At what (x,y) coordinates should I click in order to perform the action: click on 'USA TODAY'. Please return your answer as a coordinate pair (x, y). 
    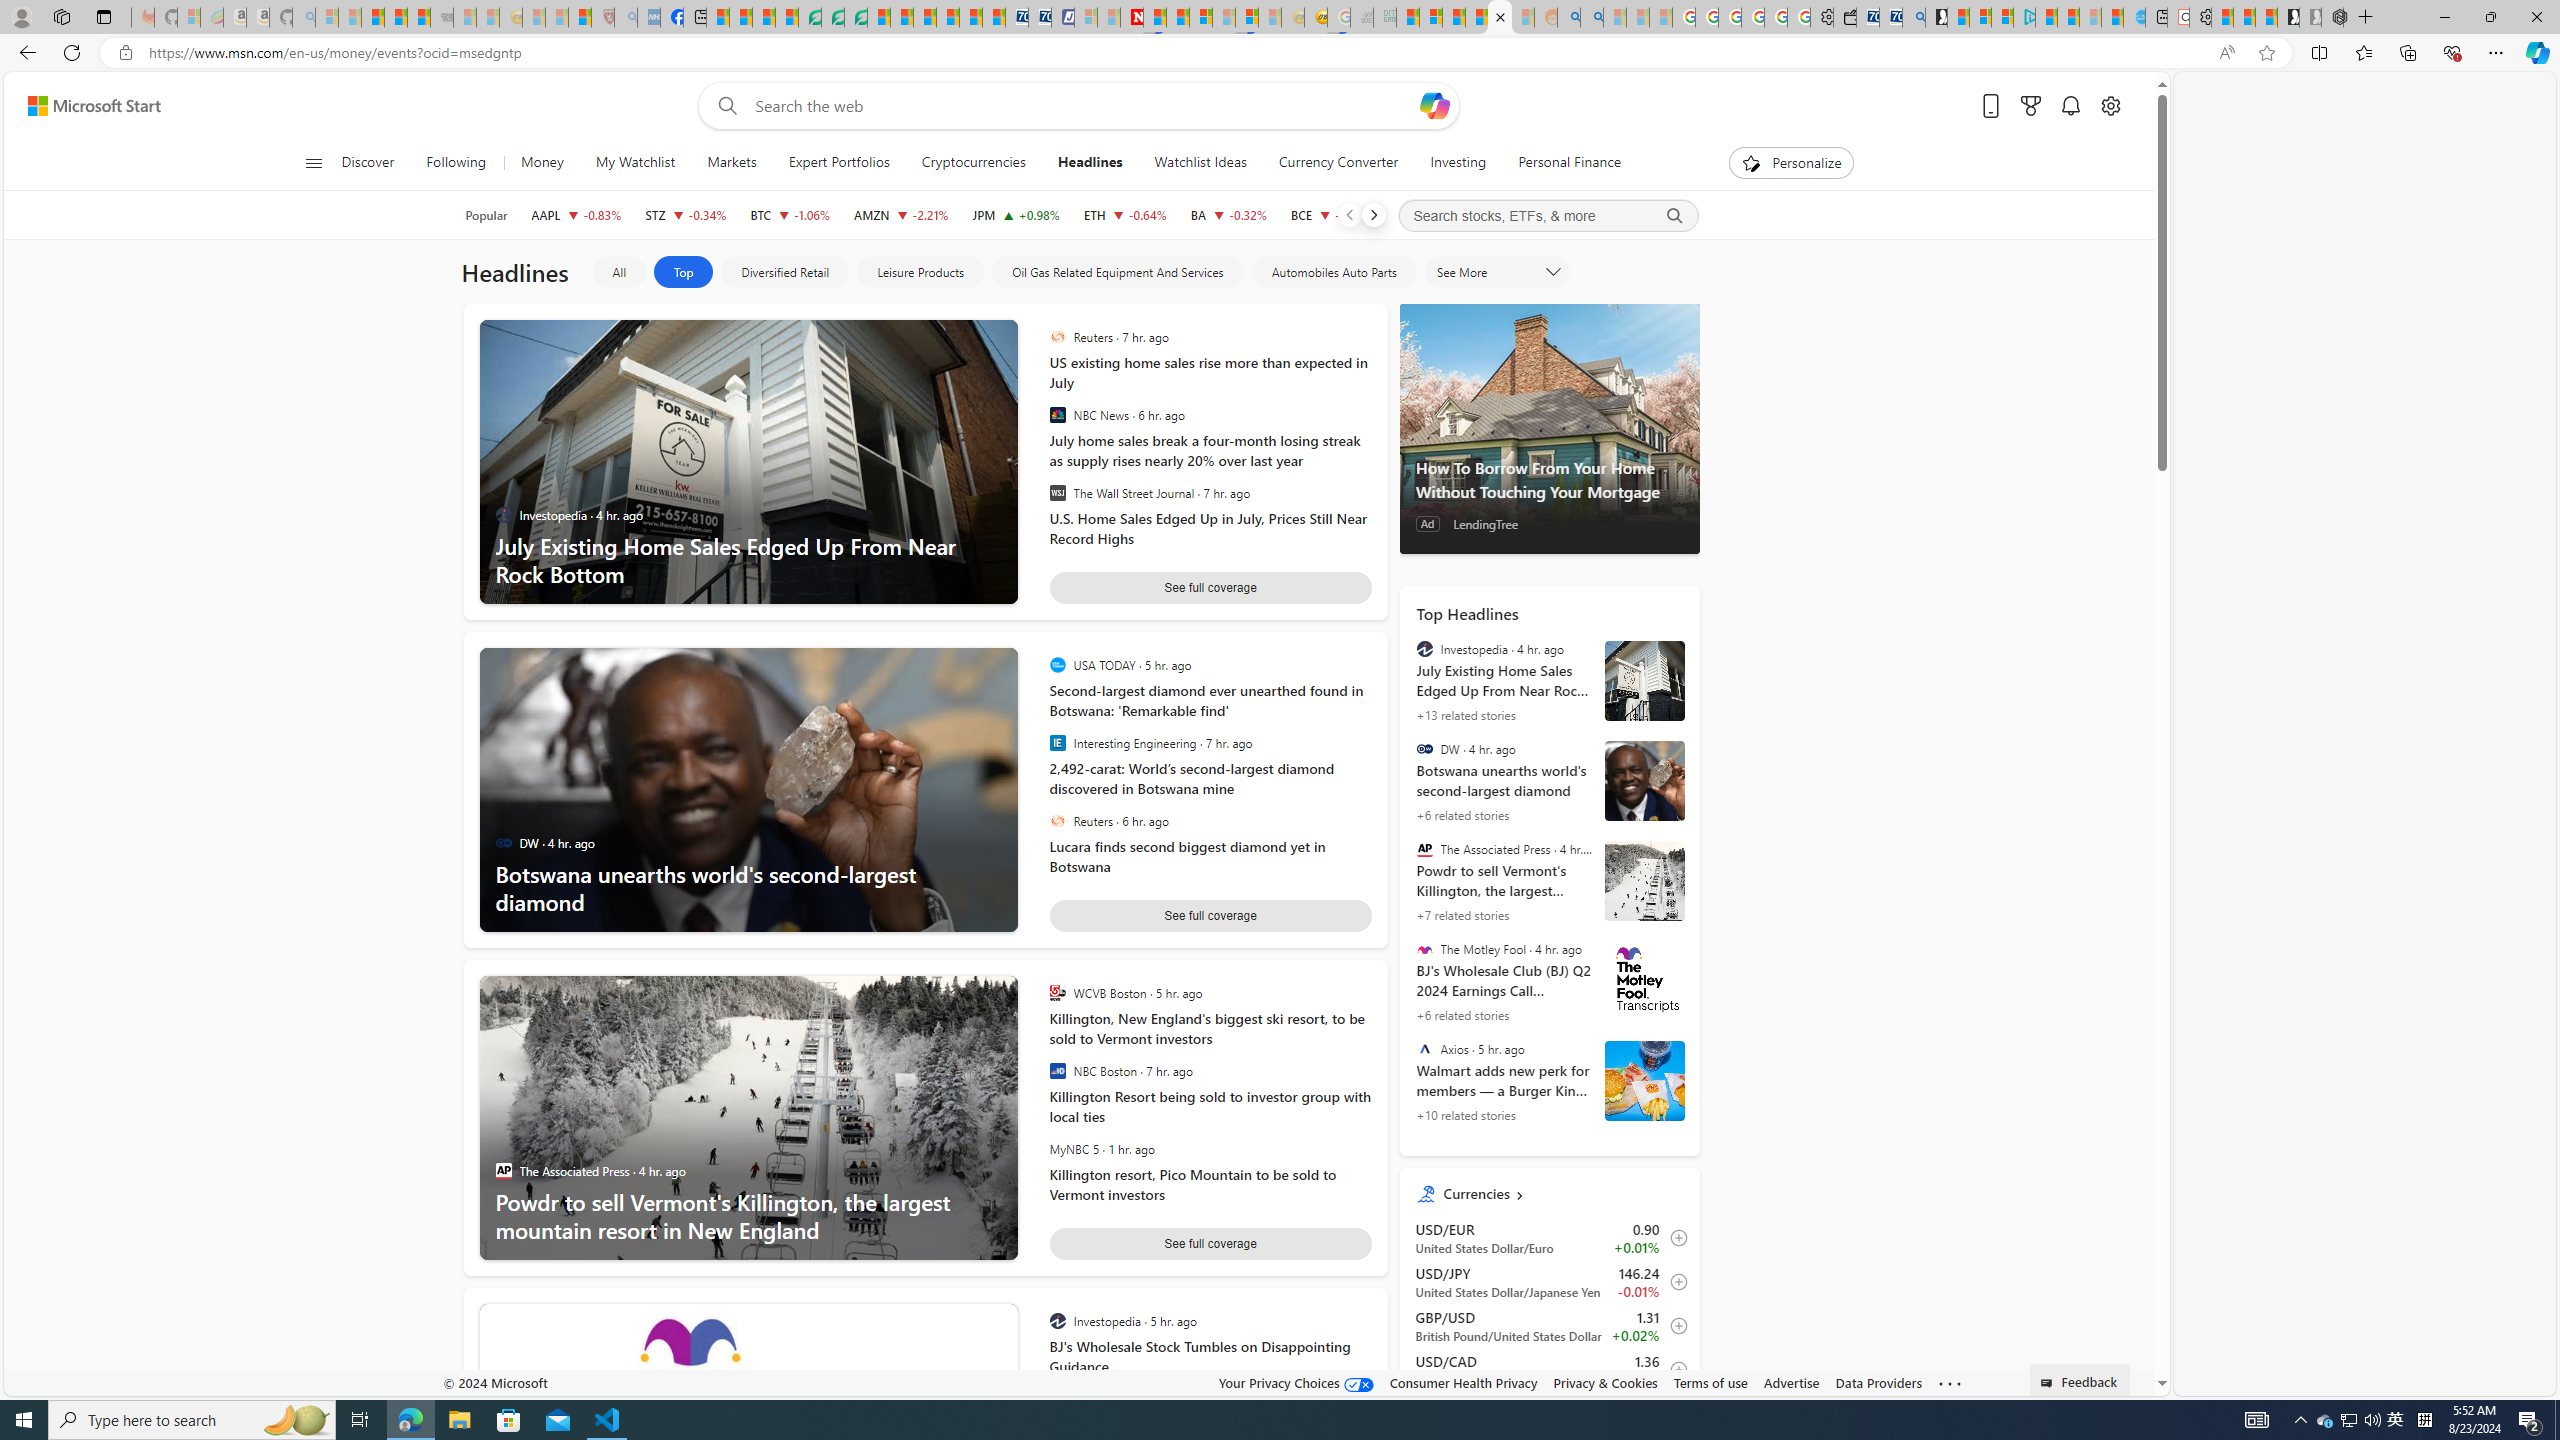
    Looking at the image, I should click on (1056, 665).